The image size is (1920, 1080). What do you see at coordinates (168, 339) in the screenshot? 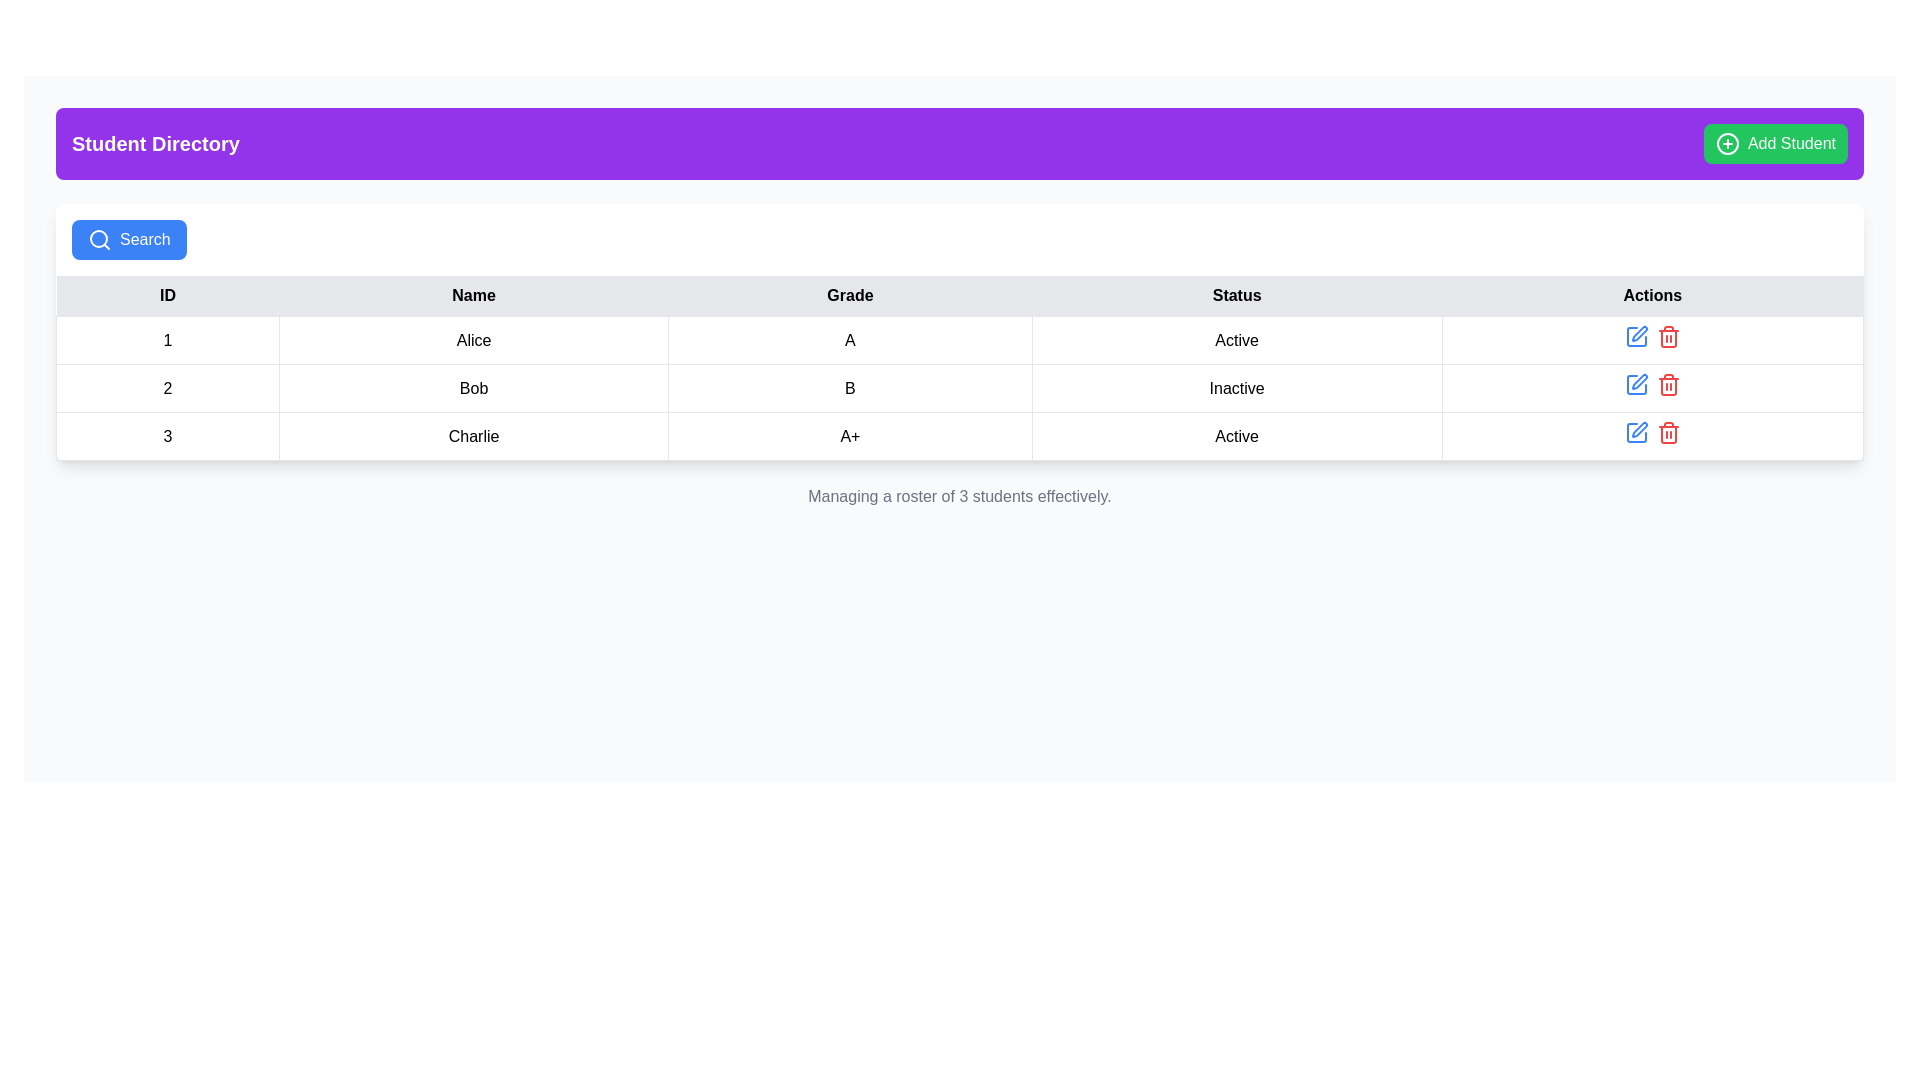
I see `text content of the first cell in the first row of the table displaying '1', located under the 'ID' header` at bounding box center [168, 339].